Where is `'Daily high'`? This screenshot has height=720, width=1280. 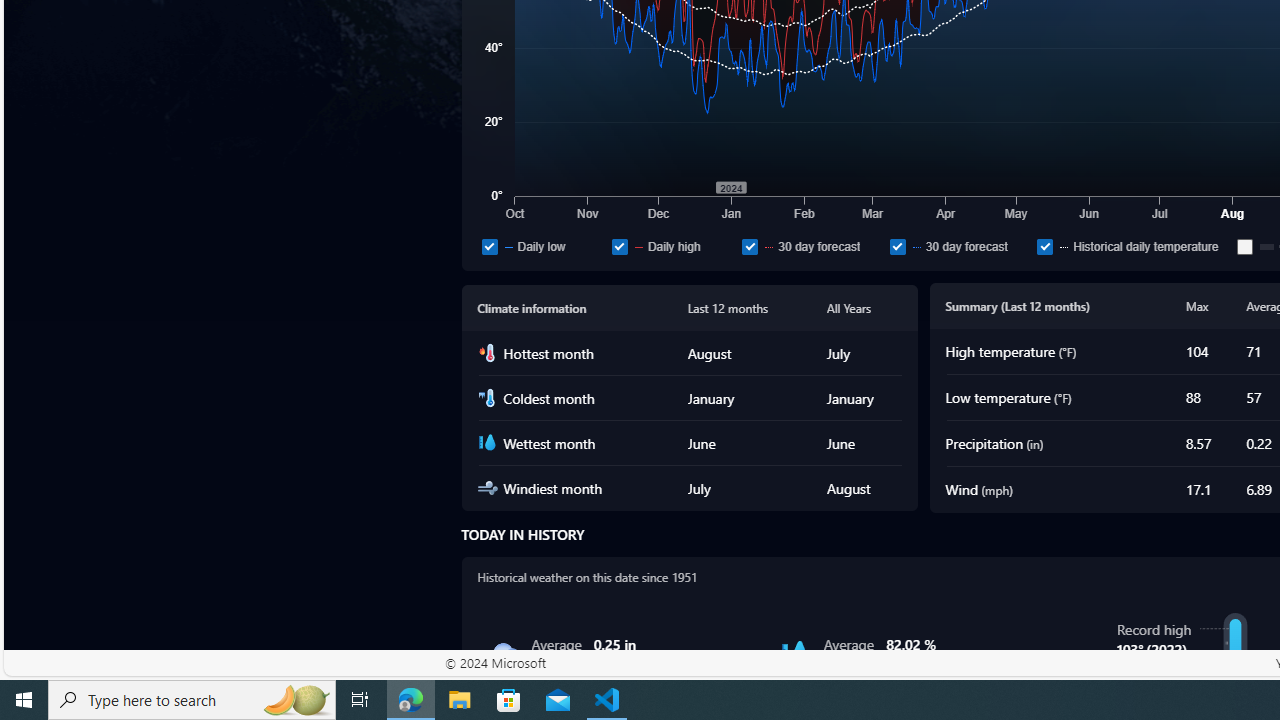 'Daily high' is located at coordinates (618, 245).